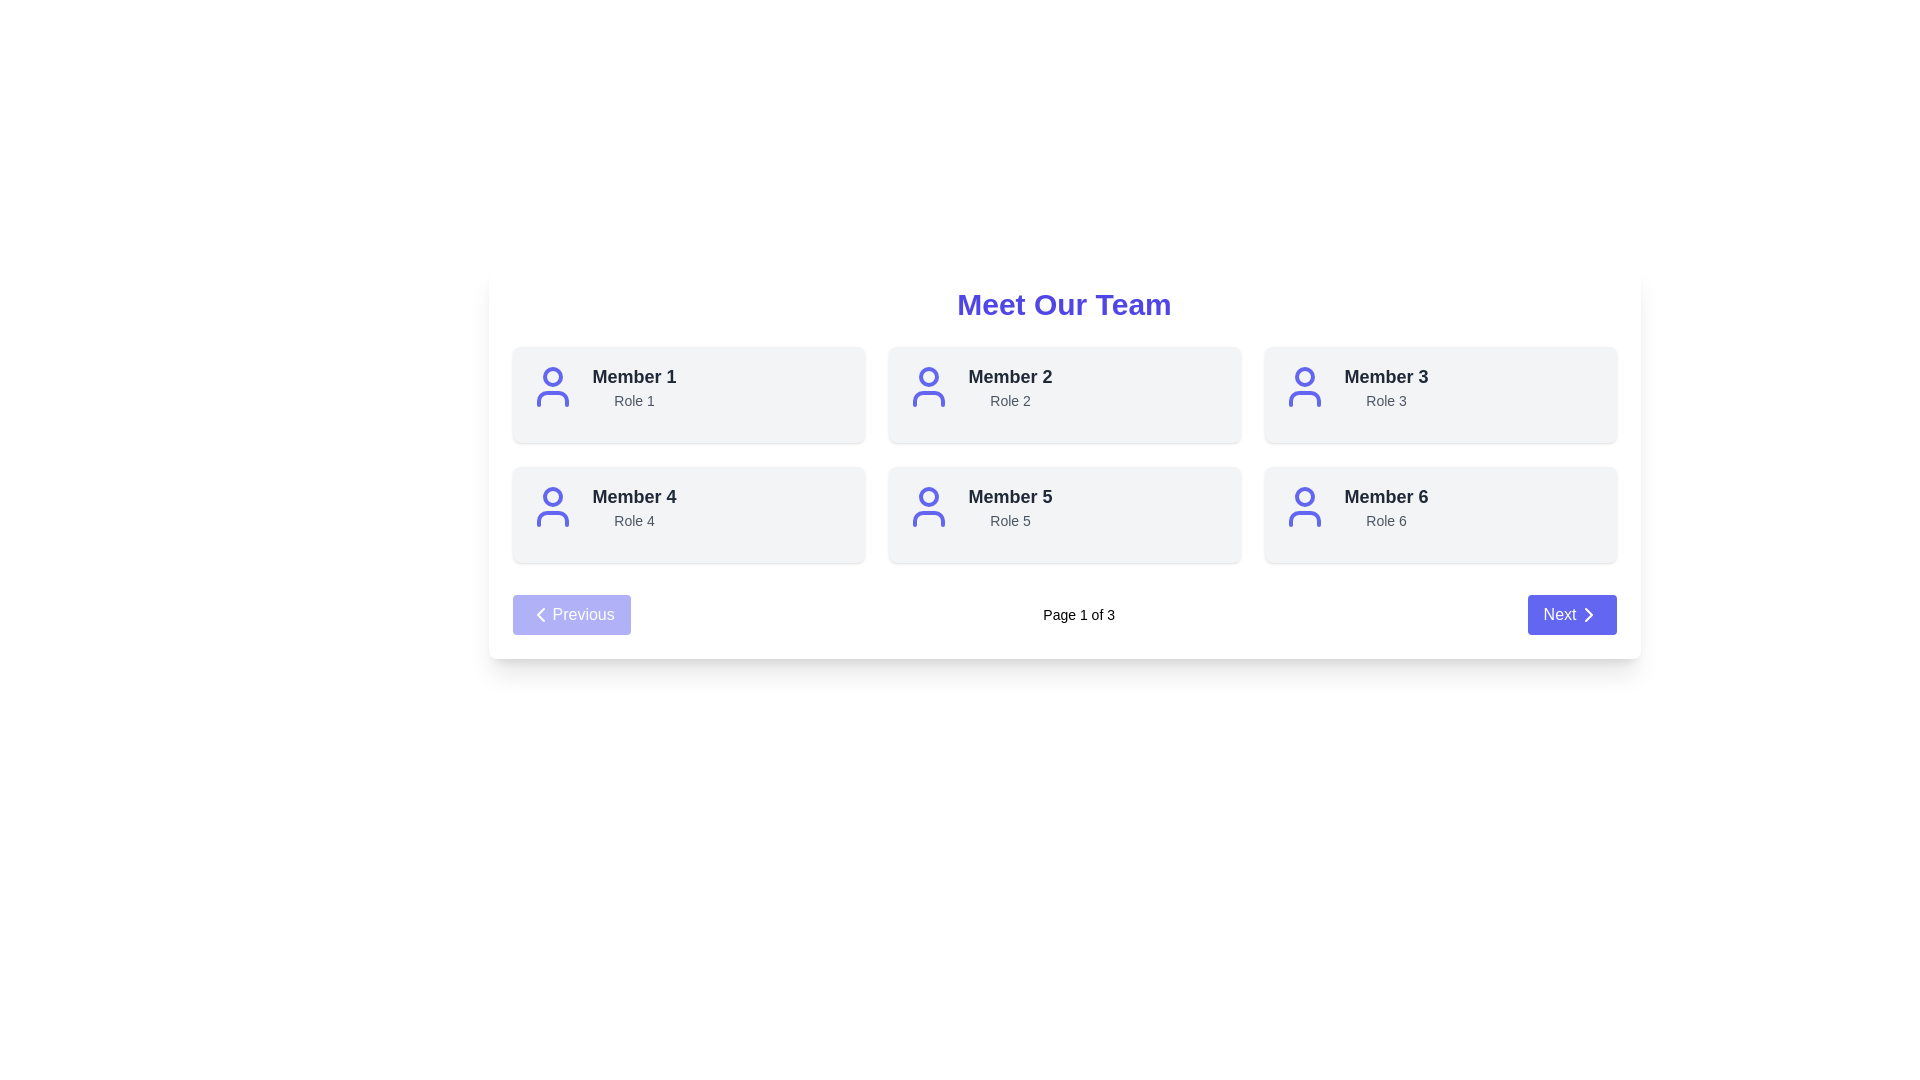 The width and height of the screenshot is (1920, 1080). I want to click on the static text indicating the current page number and total pages in the pagination section, located at the bottom of the interface between the 'Previous' and 'Next' buttons, so click(1078, 613).